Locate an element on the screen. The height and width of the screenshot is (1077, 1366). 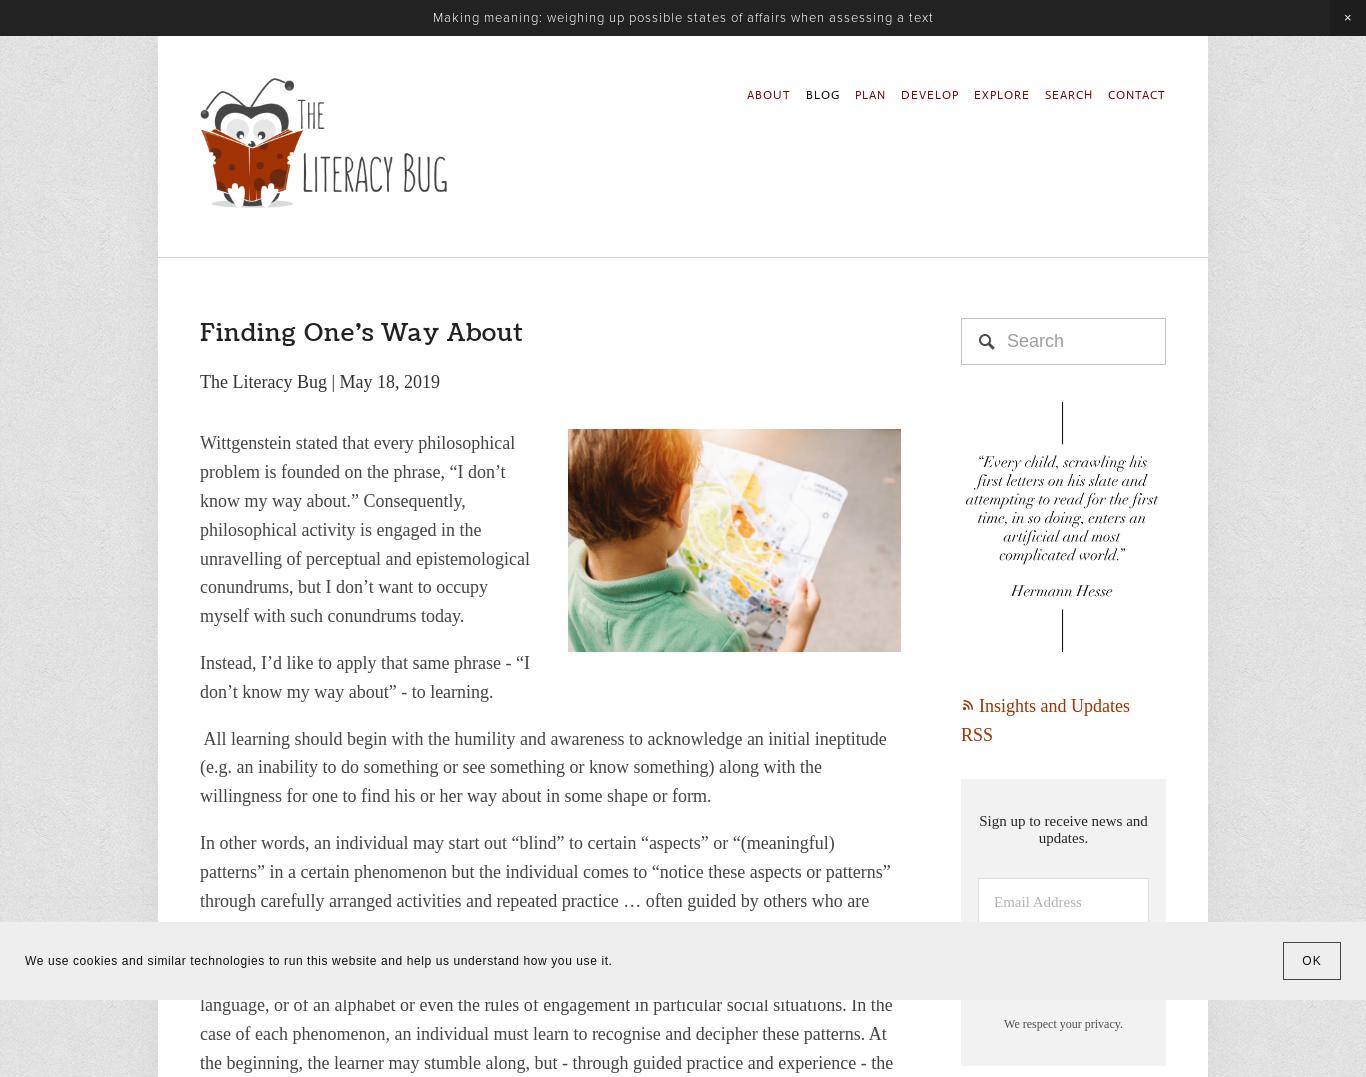
'OK' is located at coordinates (1311, 961).